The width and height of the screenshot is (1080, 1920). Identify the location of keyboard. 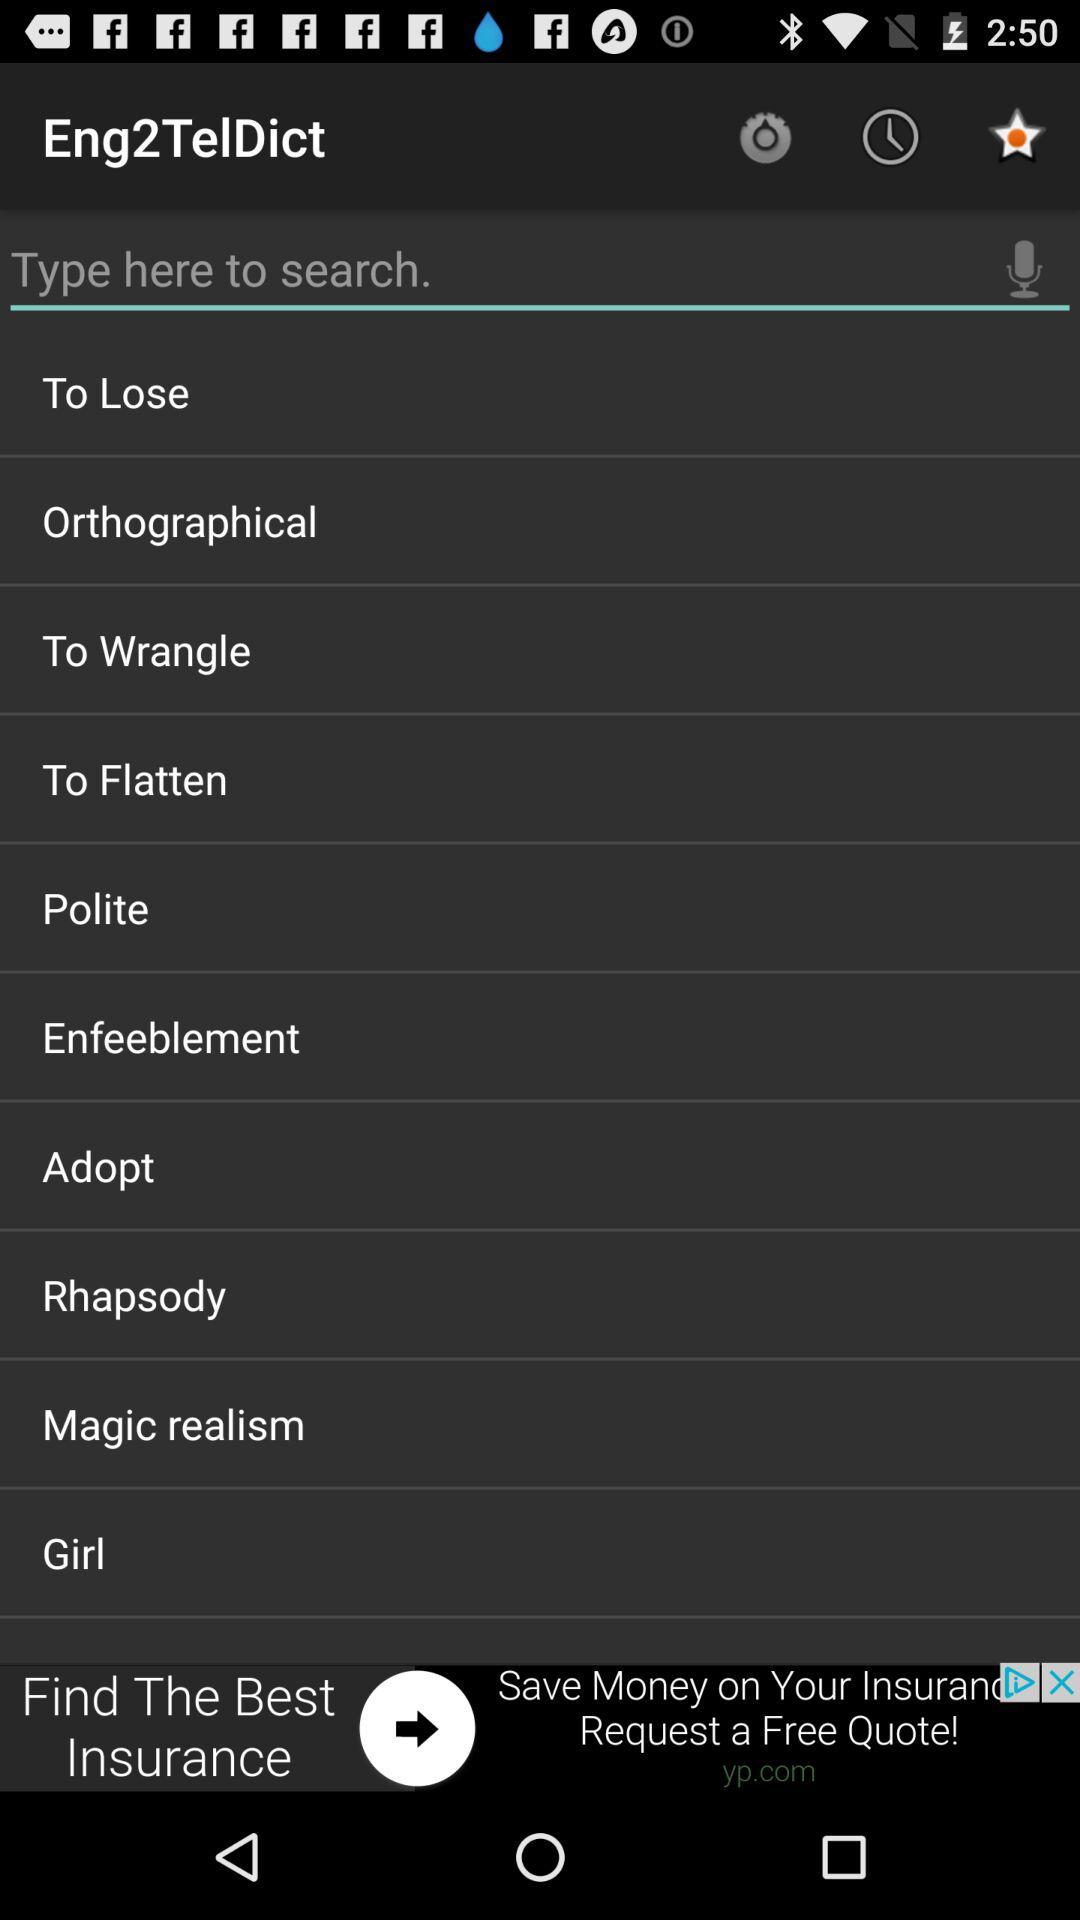
(540, 268).